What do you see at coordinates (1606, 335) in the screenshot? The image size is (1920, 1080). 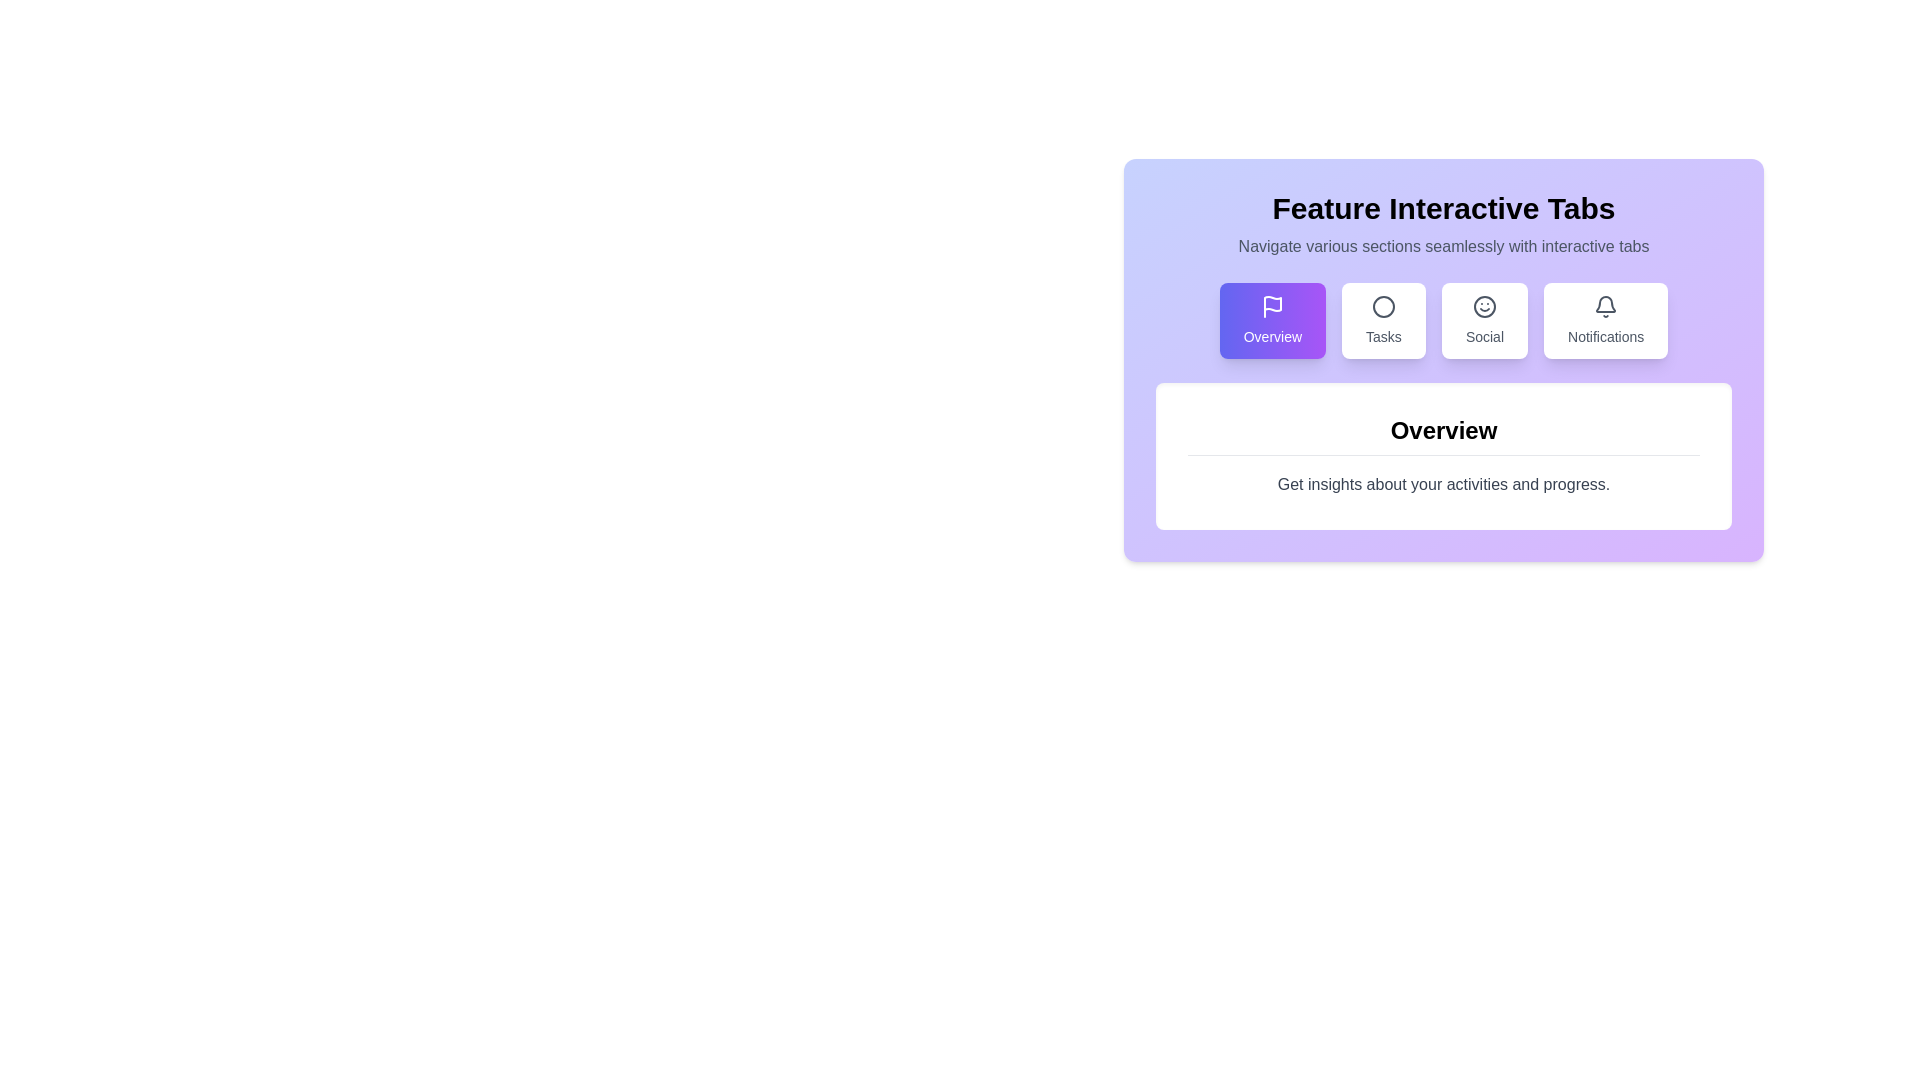 I see `Notifications tab text label located beneath the bell icon in the fourth tab of the top navigation panel` at bounding box center [1606, 335].